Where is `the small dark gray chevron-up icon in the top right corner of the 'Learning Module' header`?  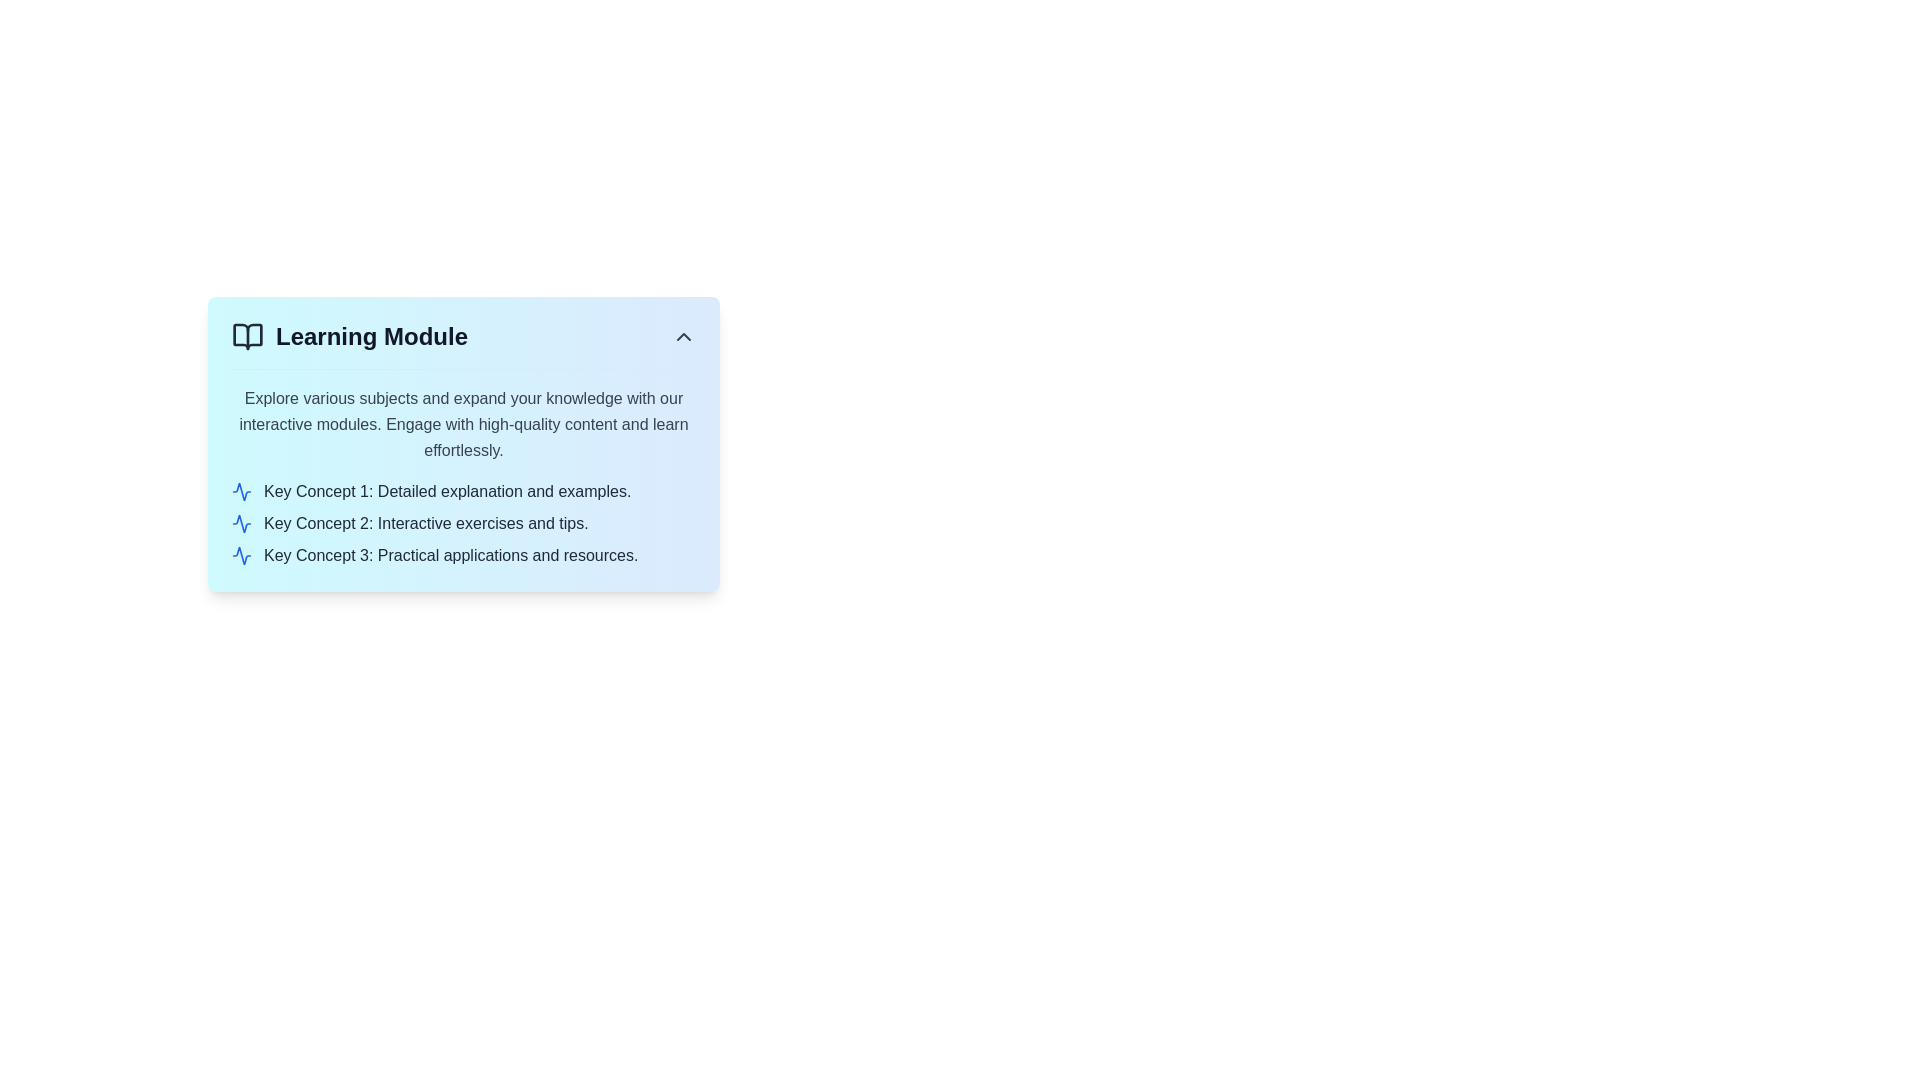
the small dark gray chevron-up icon in the top right corner of the 'Learning Module' header is located at coordinates (684, 335).